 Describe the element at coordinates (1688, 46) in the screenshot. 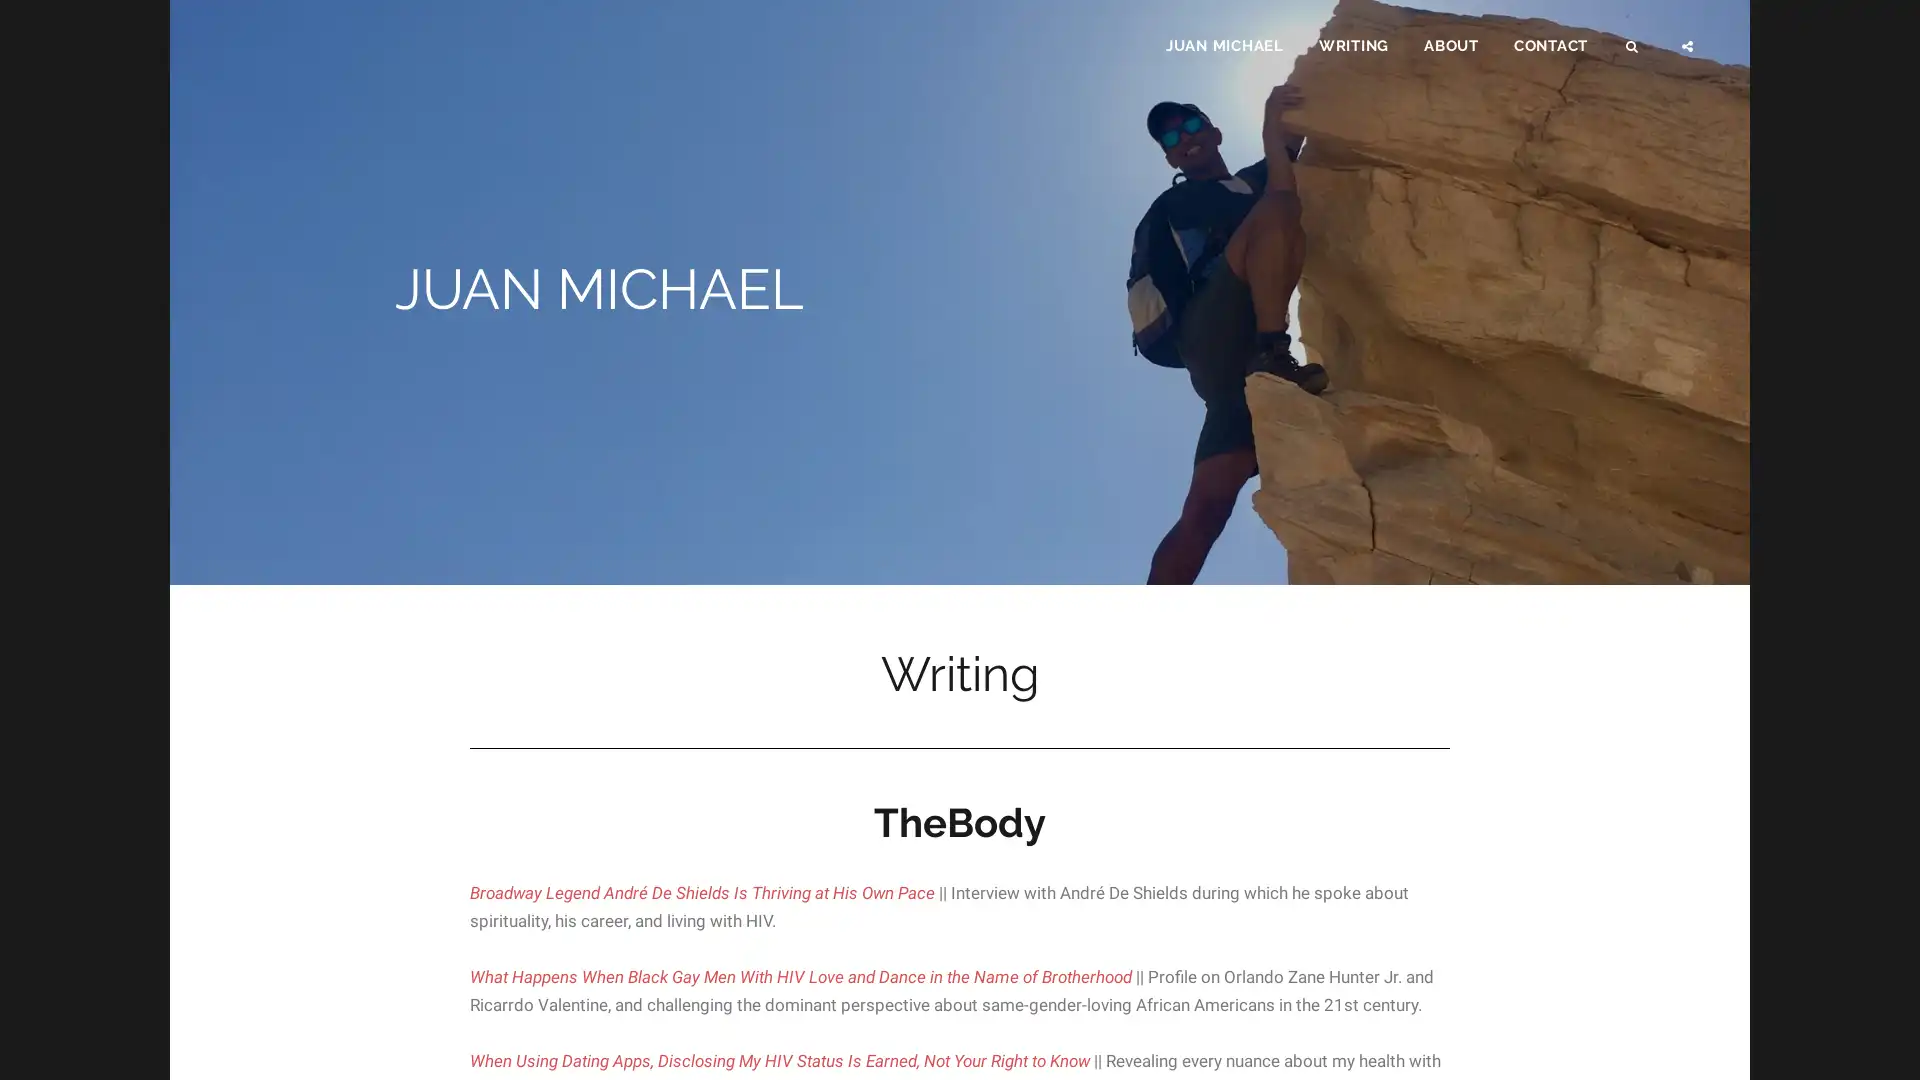

I see `SOCIAL MENU` at that location.